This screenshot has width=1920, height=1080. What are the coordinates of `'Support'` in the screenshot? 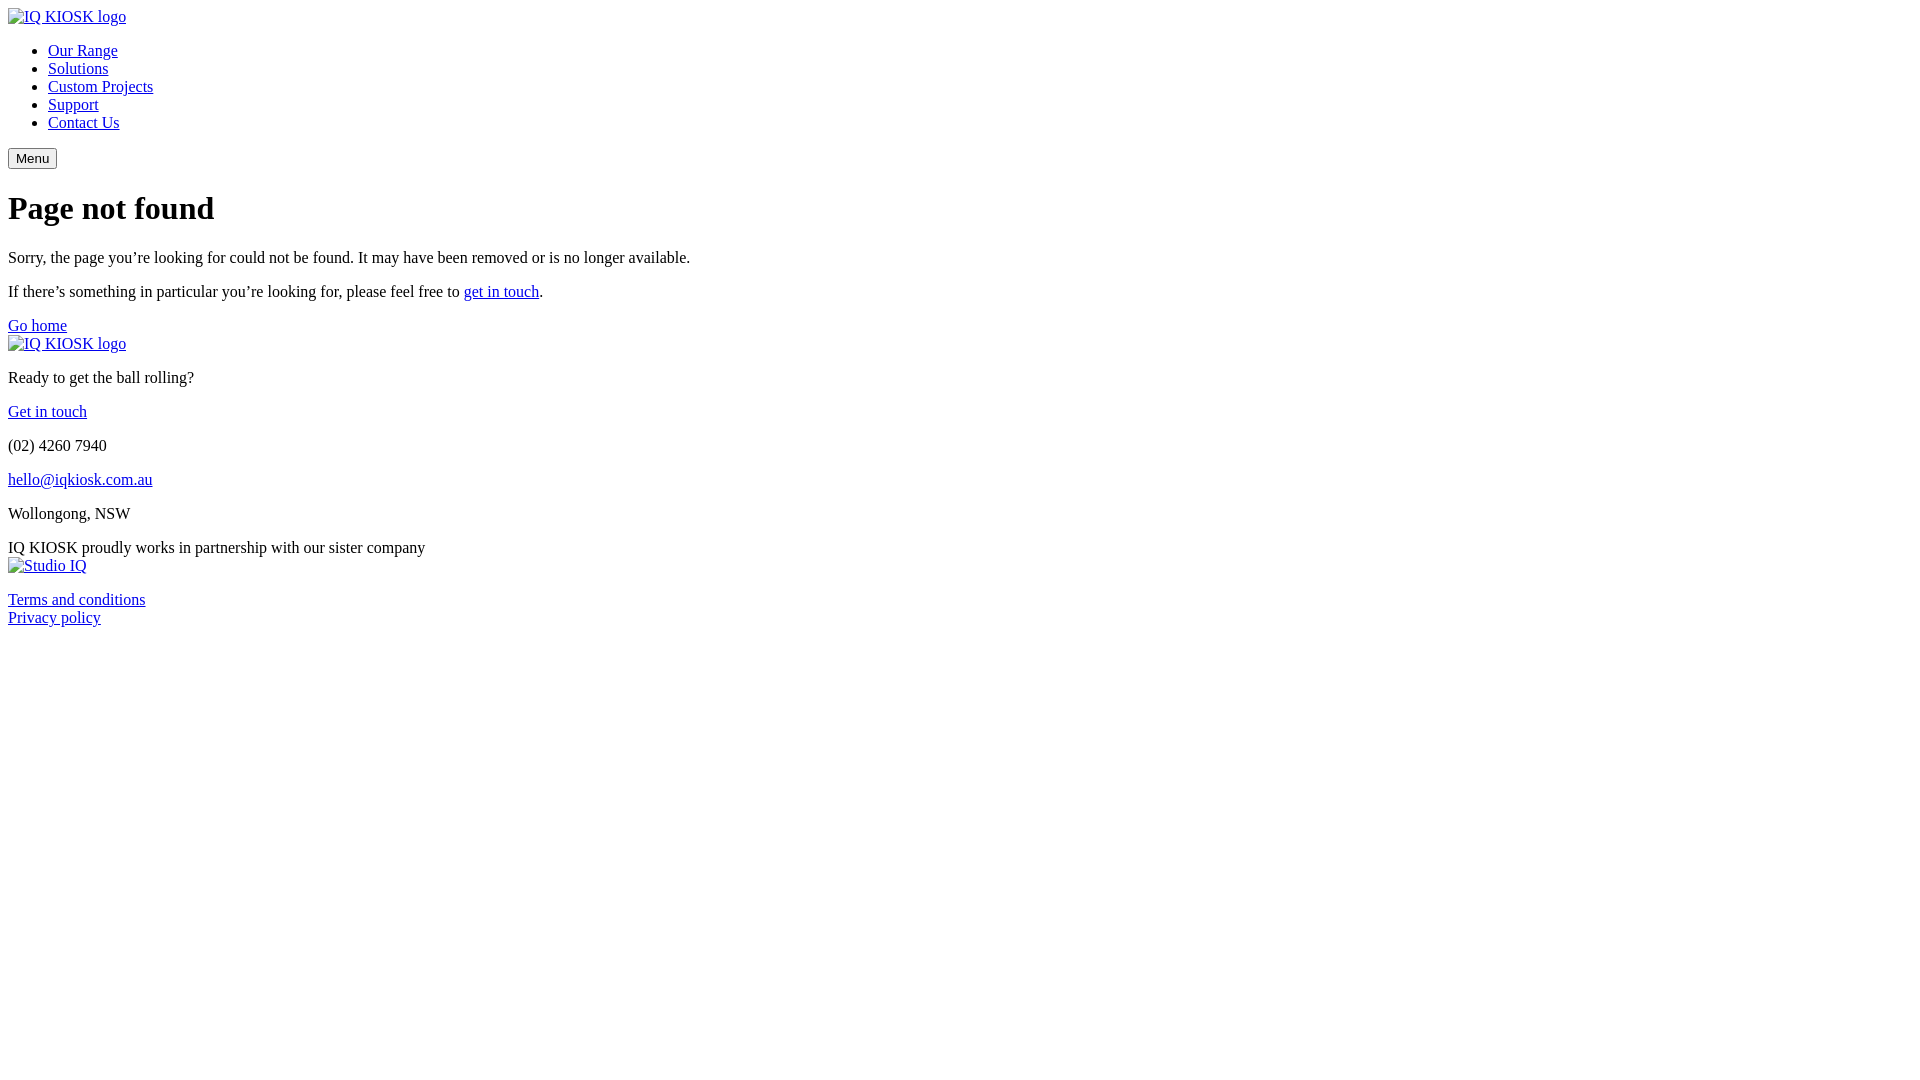 It's located at (73, 104).